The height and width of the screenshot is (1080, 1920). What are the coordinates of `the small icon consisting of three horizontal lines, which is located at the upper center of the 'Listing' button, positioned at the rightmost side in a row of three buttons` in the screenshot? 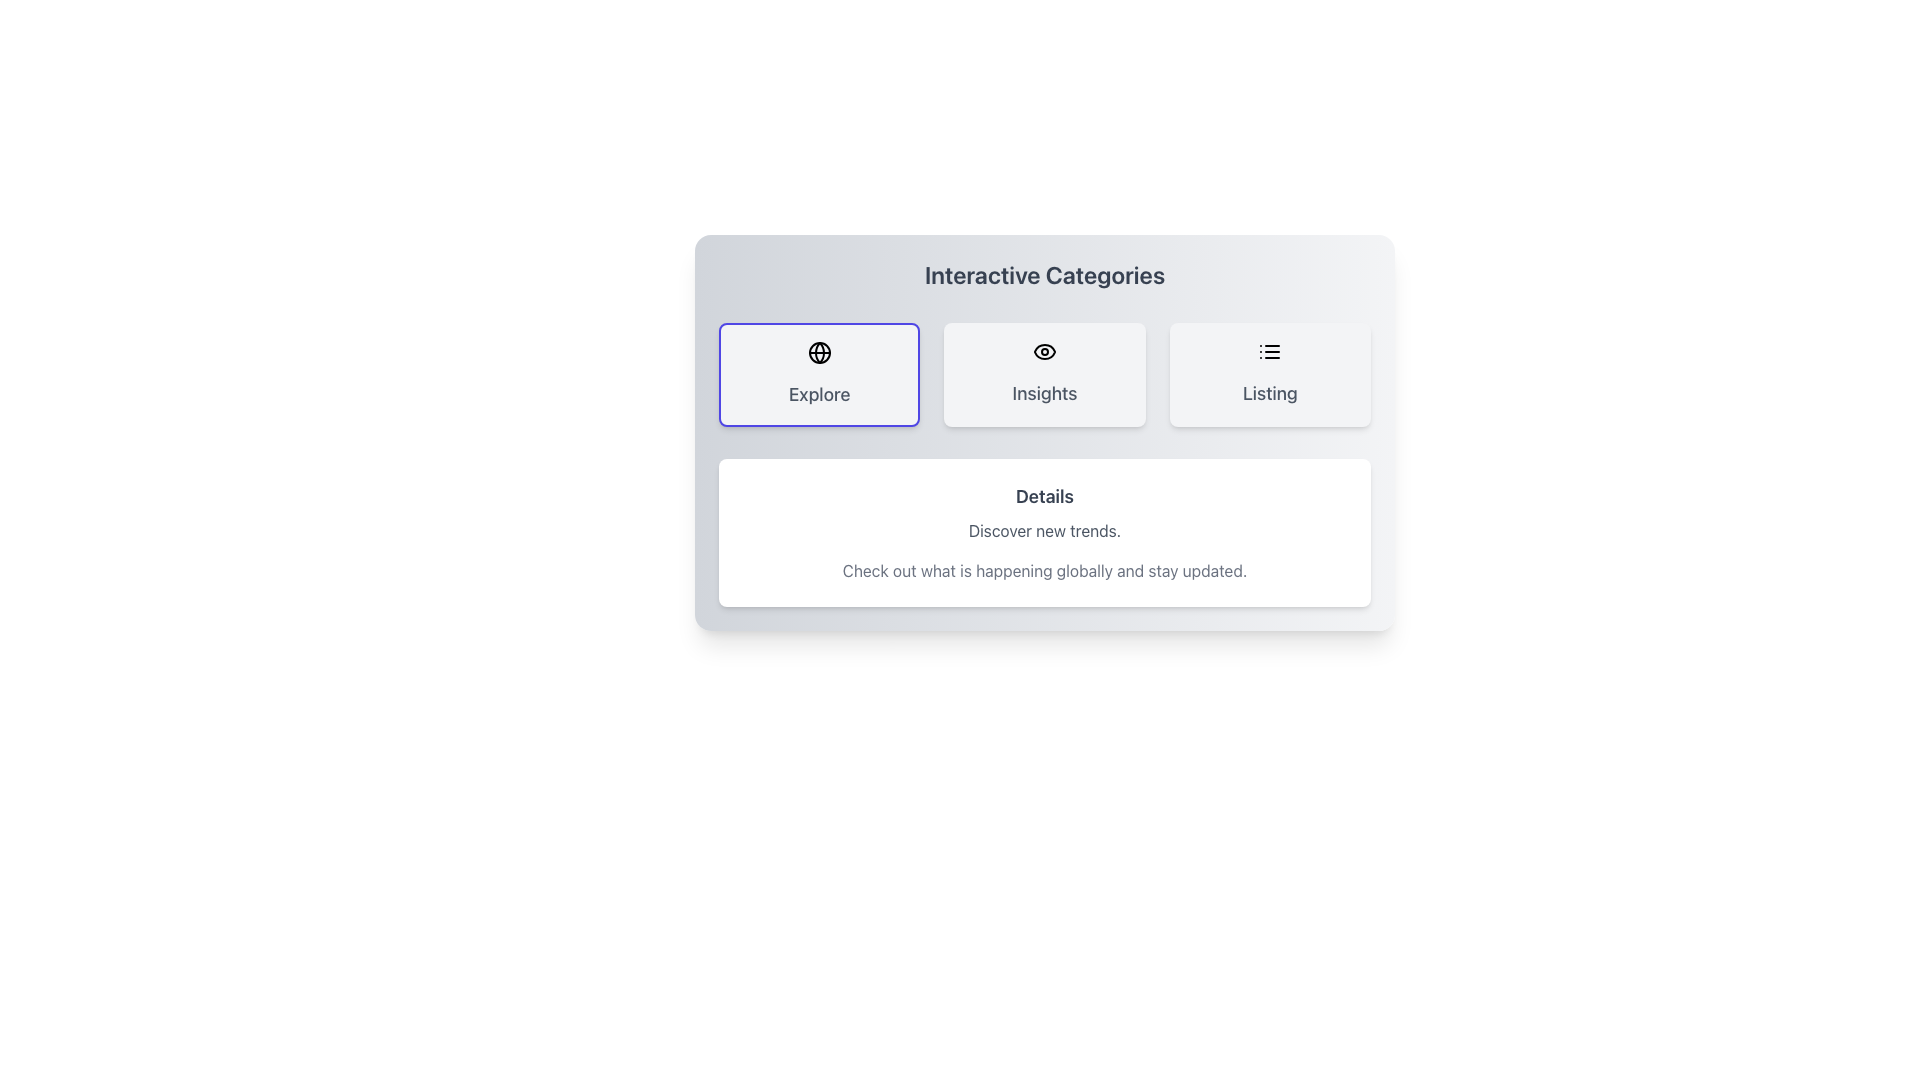 It's located at (1269, 350).